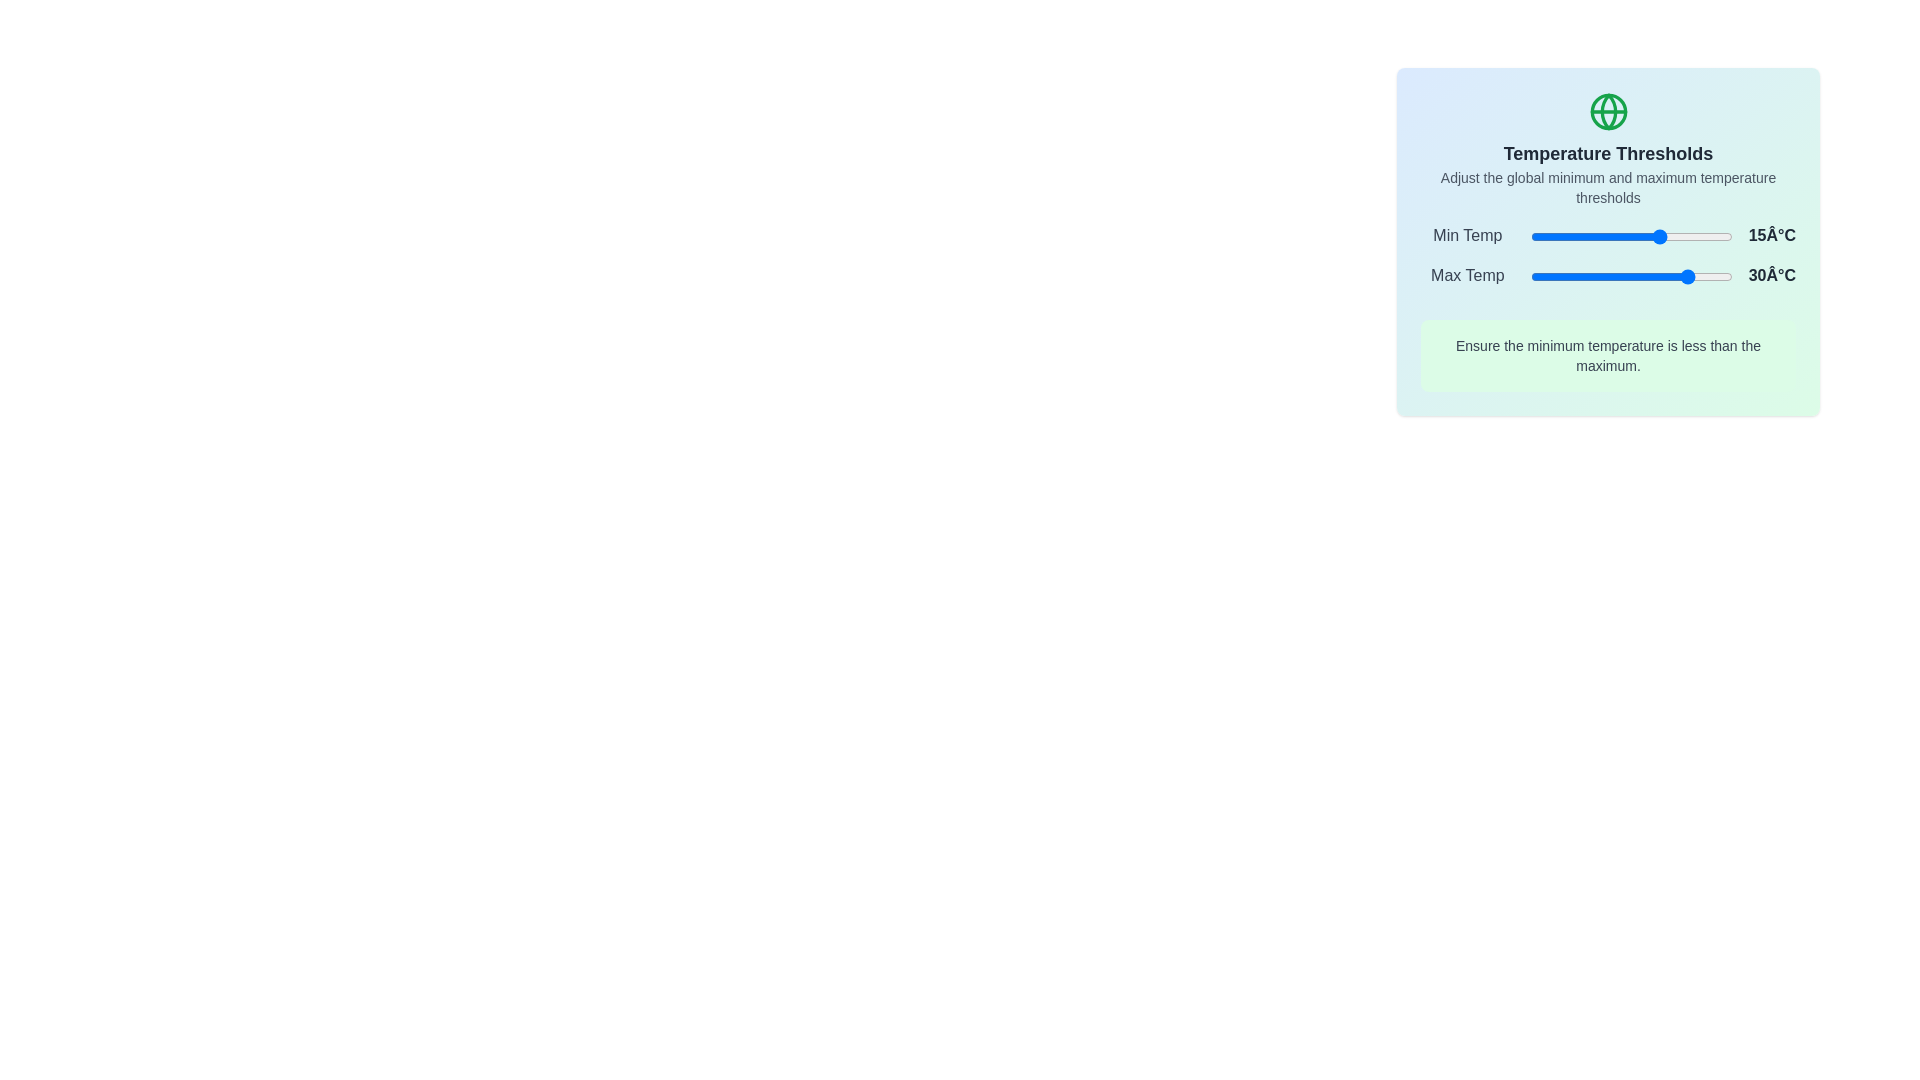 This screenshot has height=1080, width=1920. I want to click on the maximum temperature slider to 37°C, so click(1705, 277).